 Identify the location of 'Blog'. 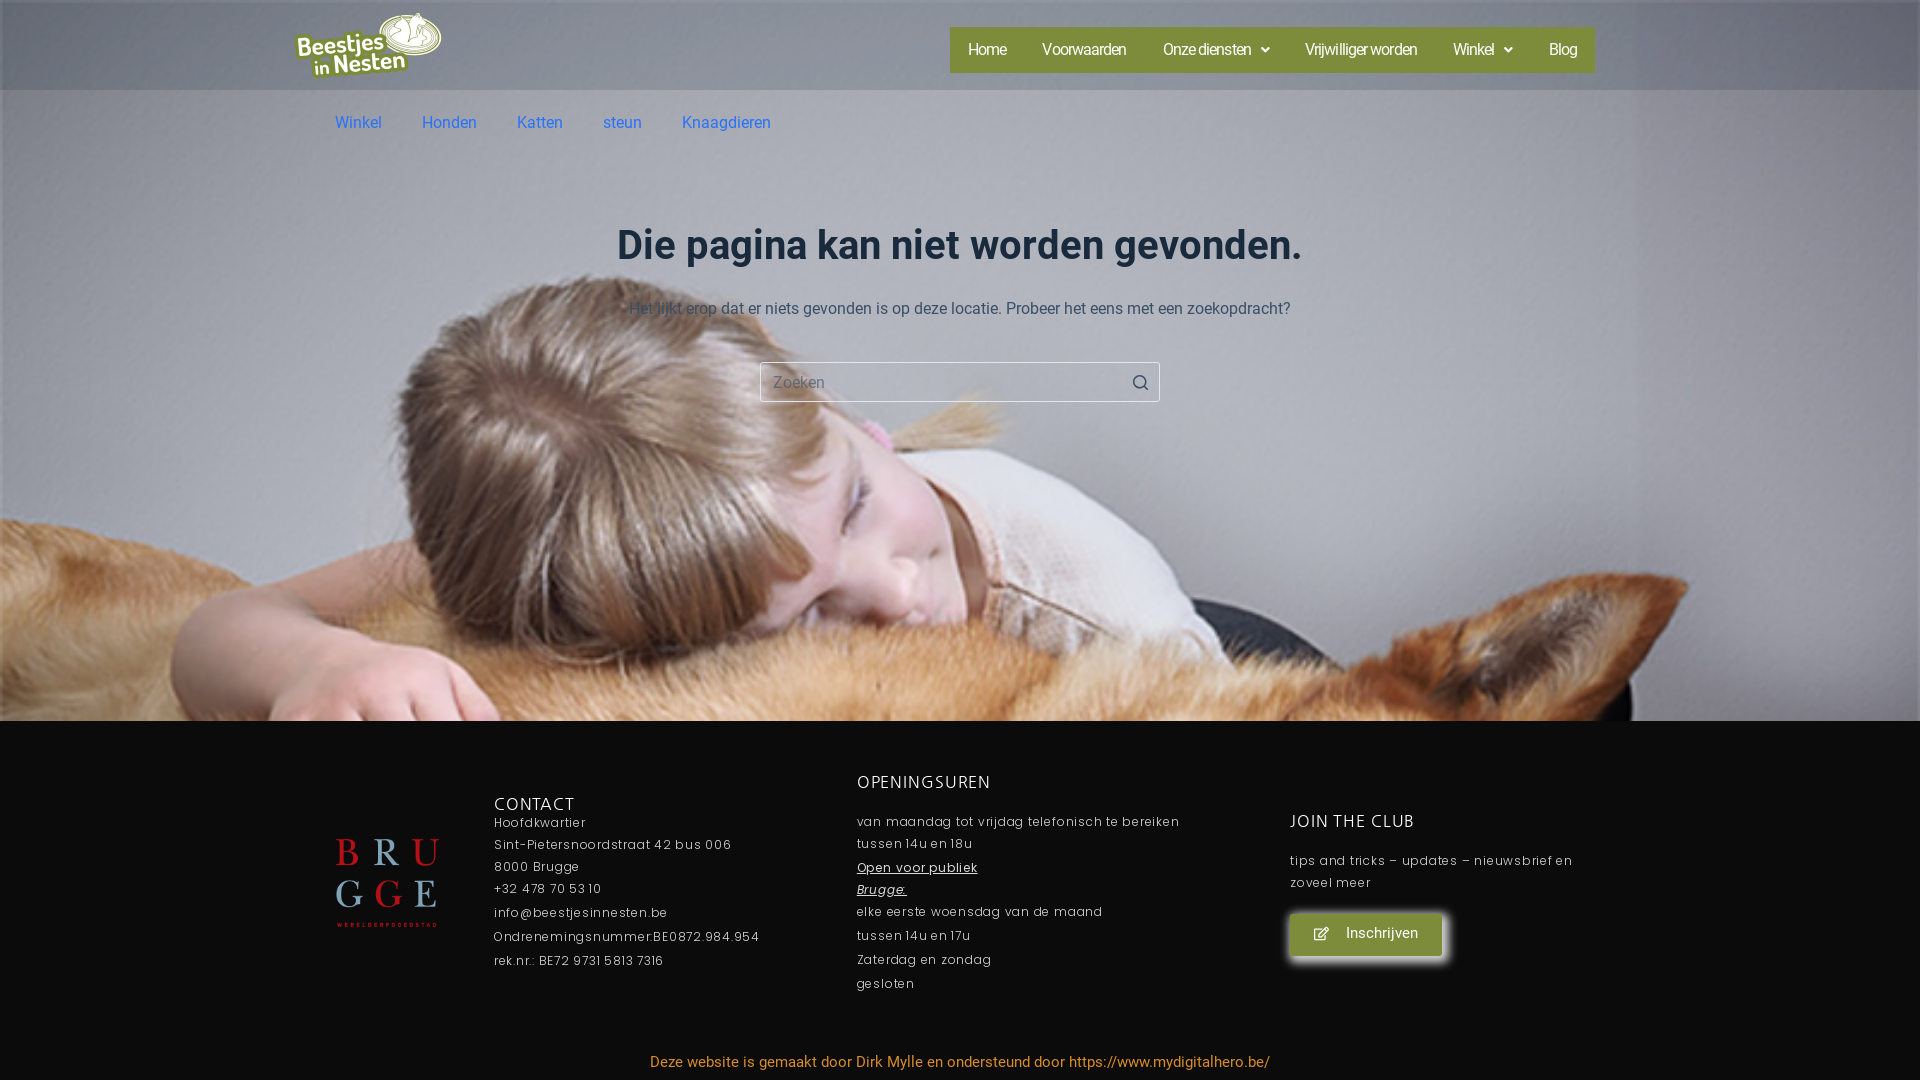
(1562, 49).